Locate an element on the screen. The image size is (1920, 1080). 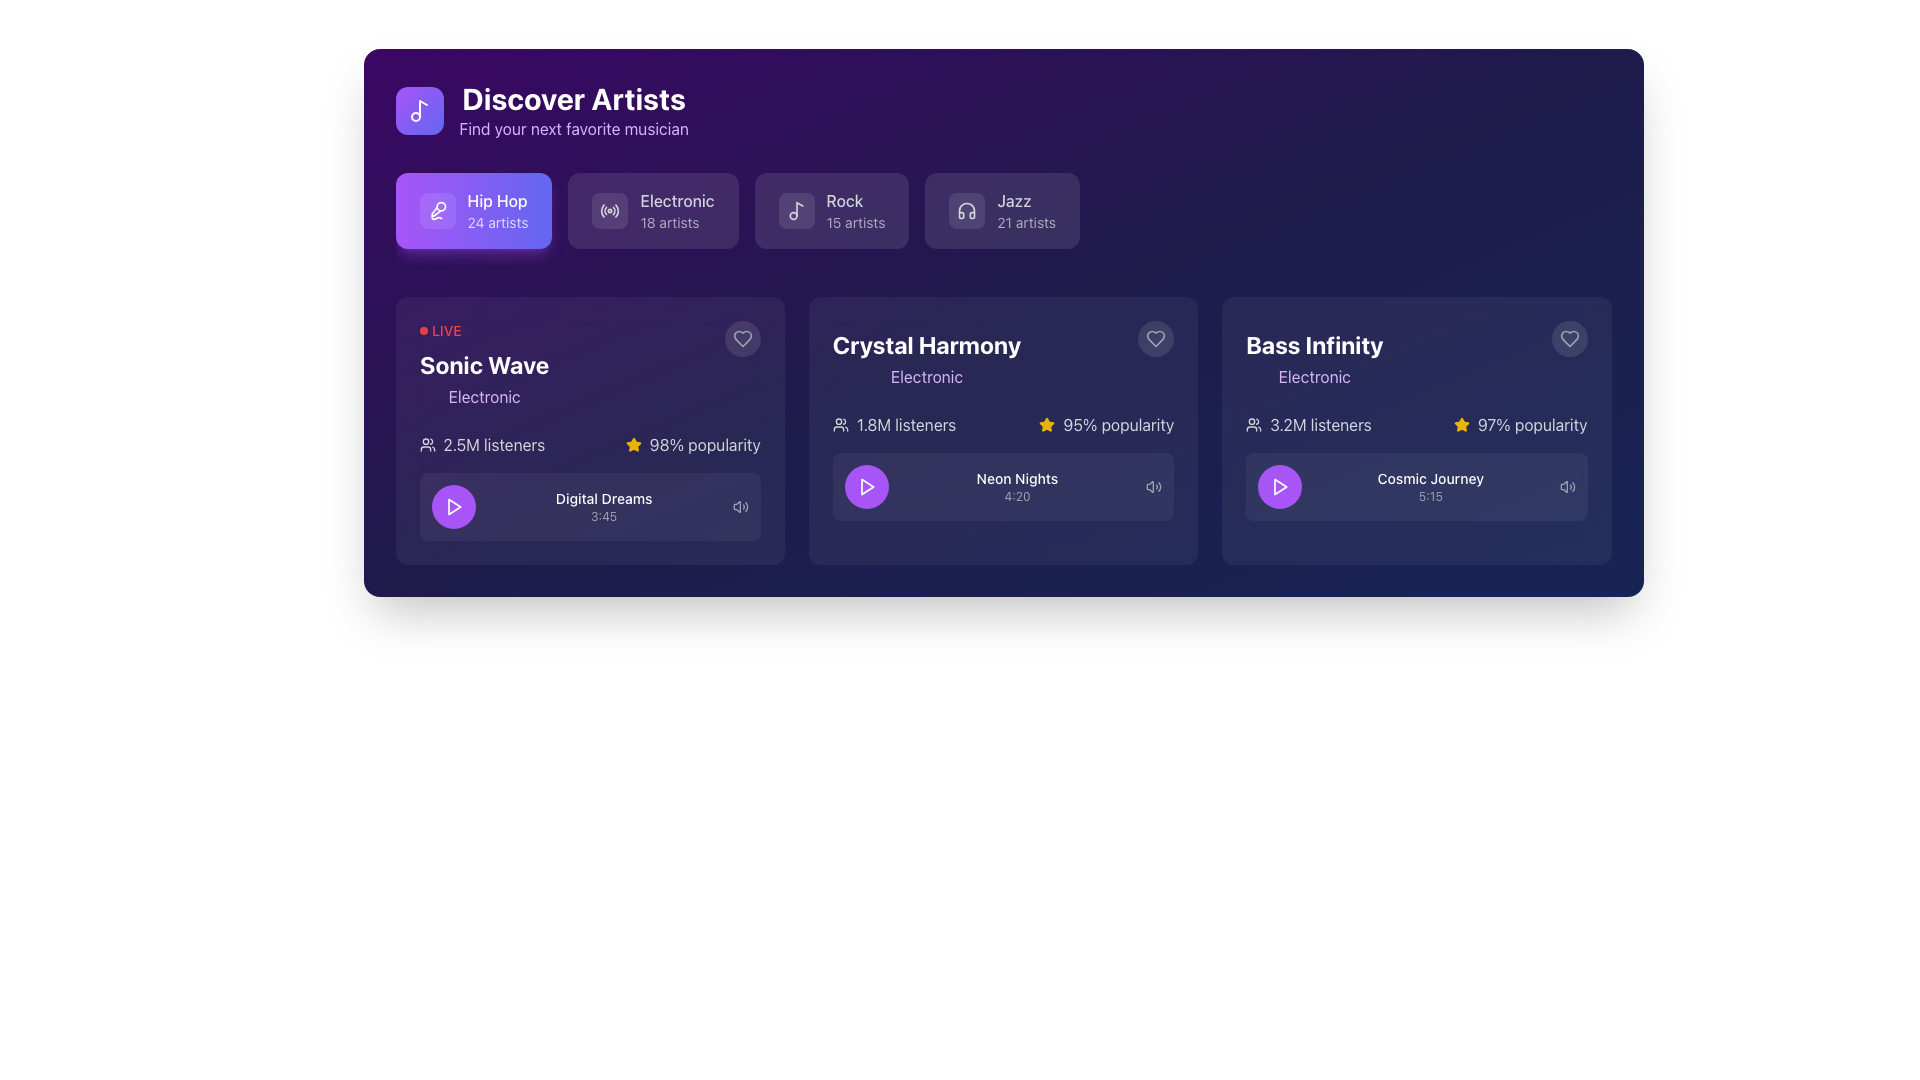
the heart-shaped icon located at the top right corner of the 'Sonic Wave' card is located at coordinates (741, 338).